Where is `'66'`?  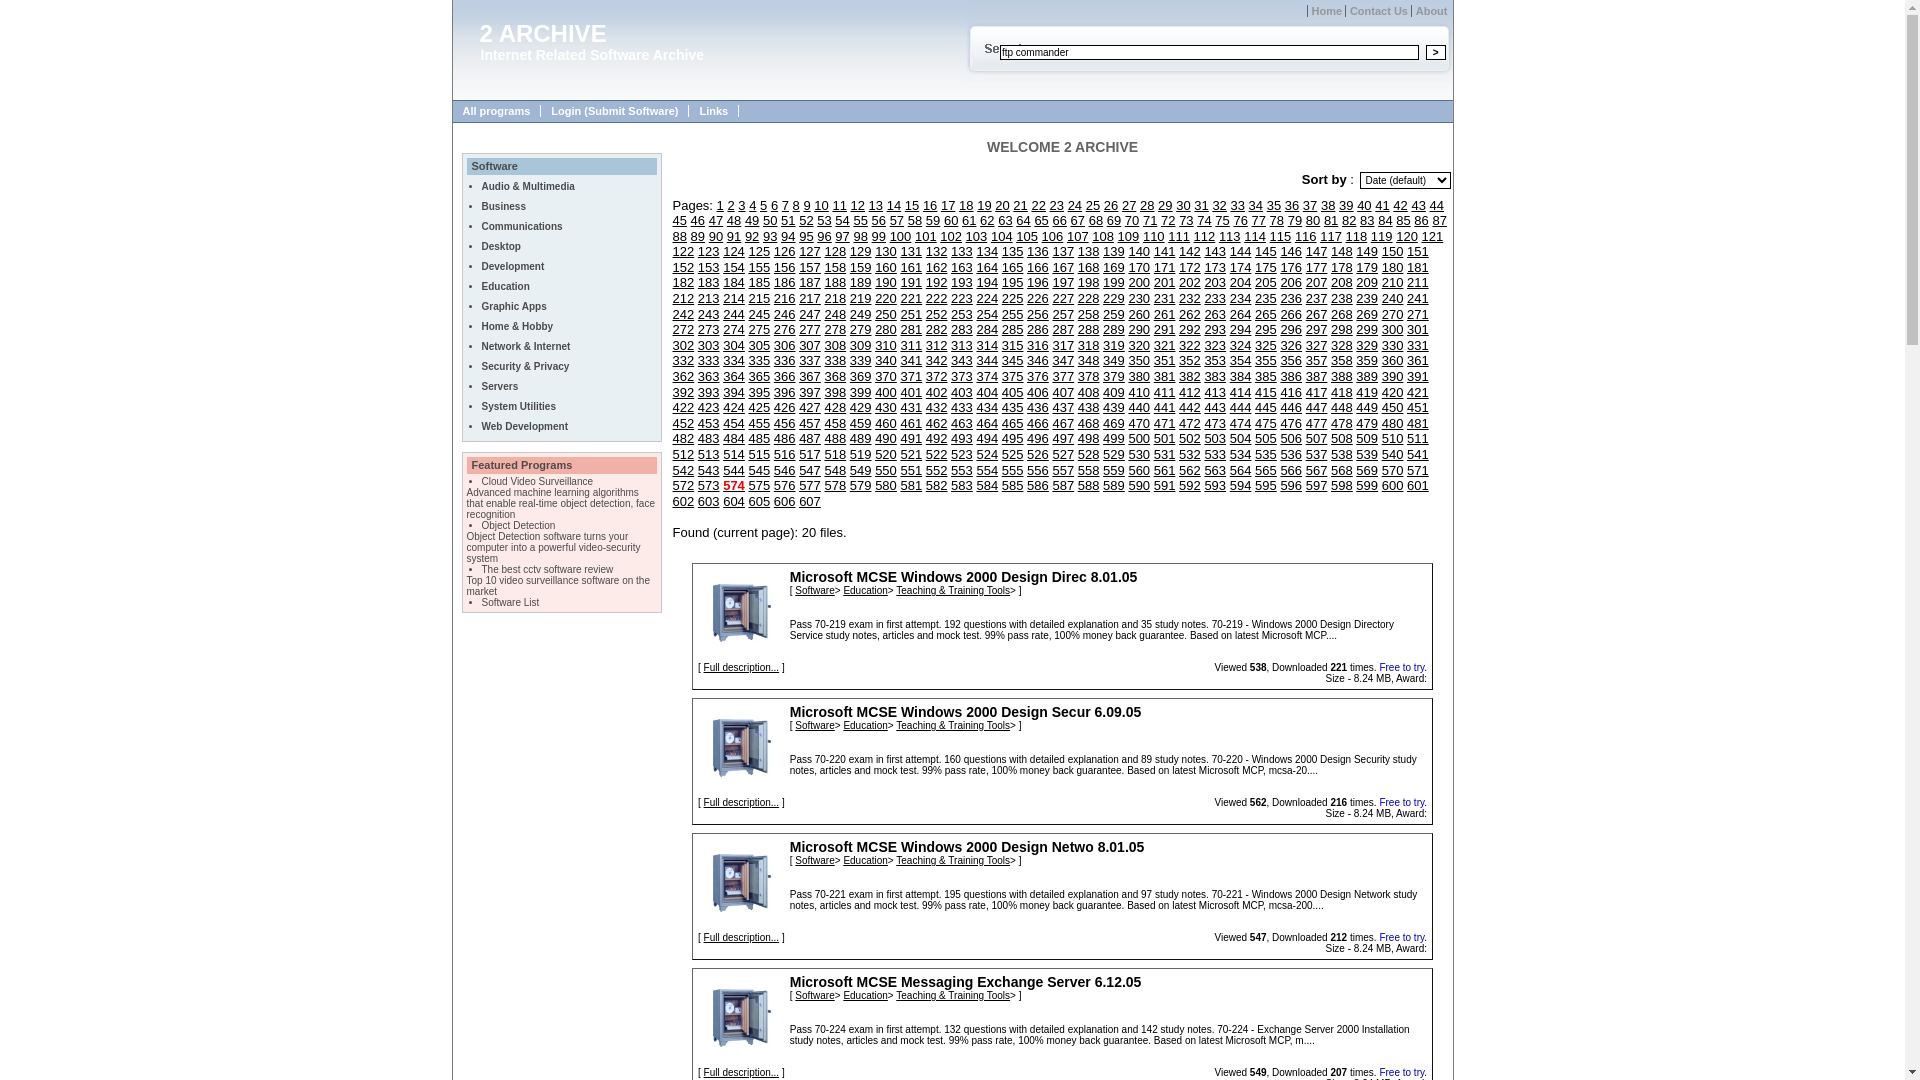
'66' is located at coordinates (1058, 220).